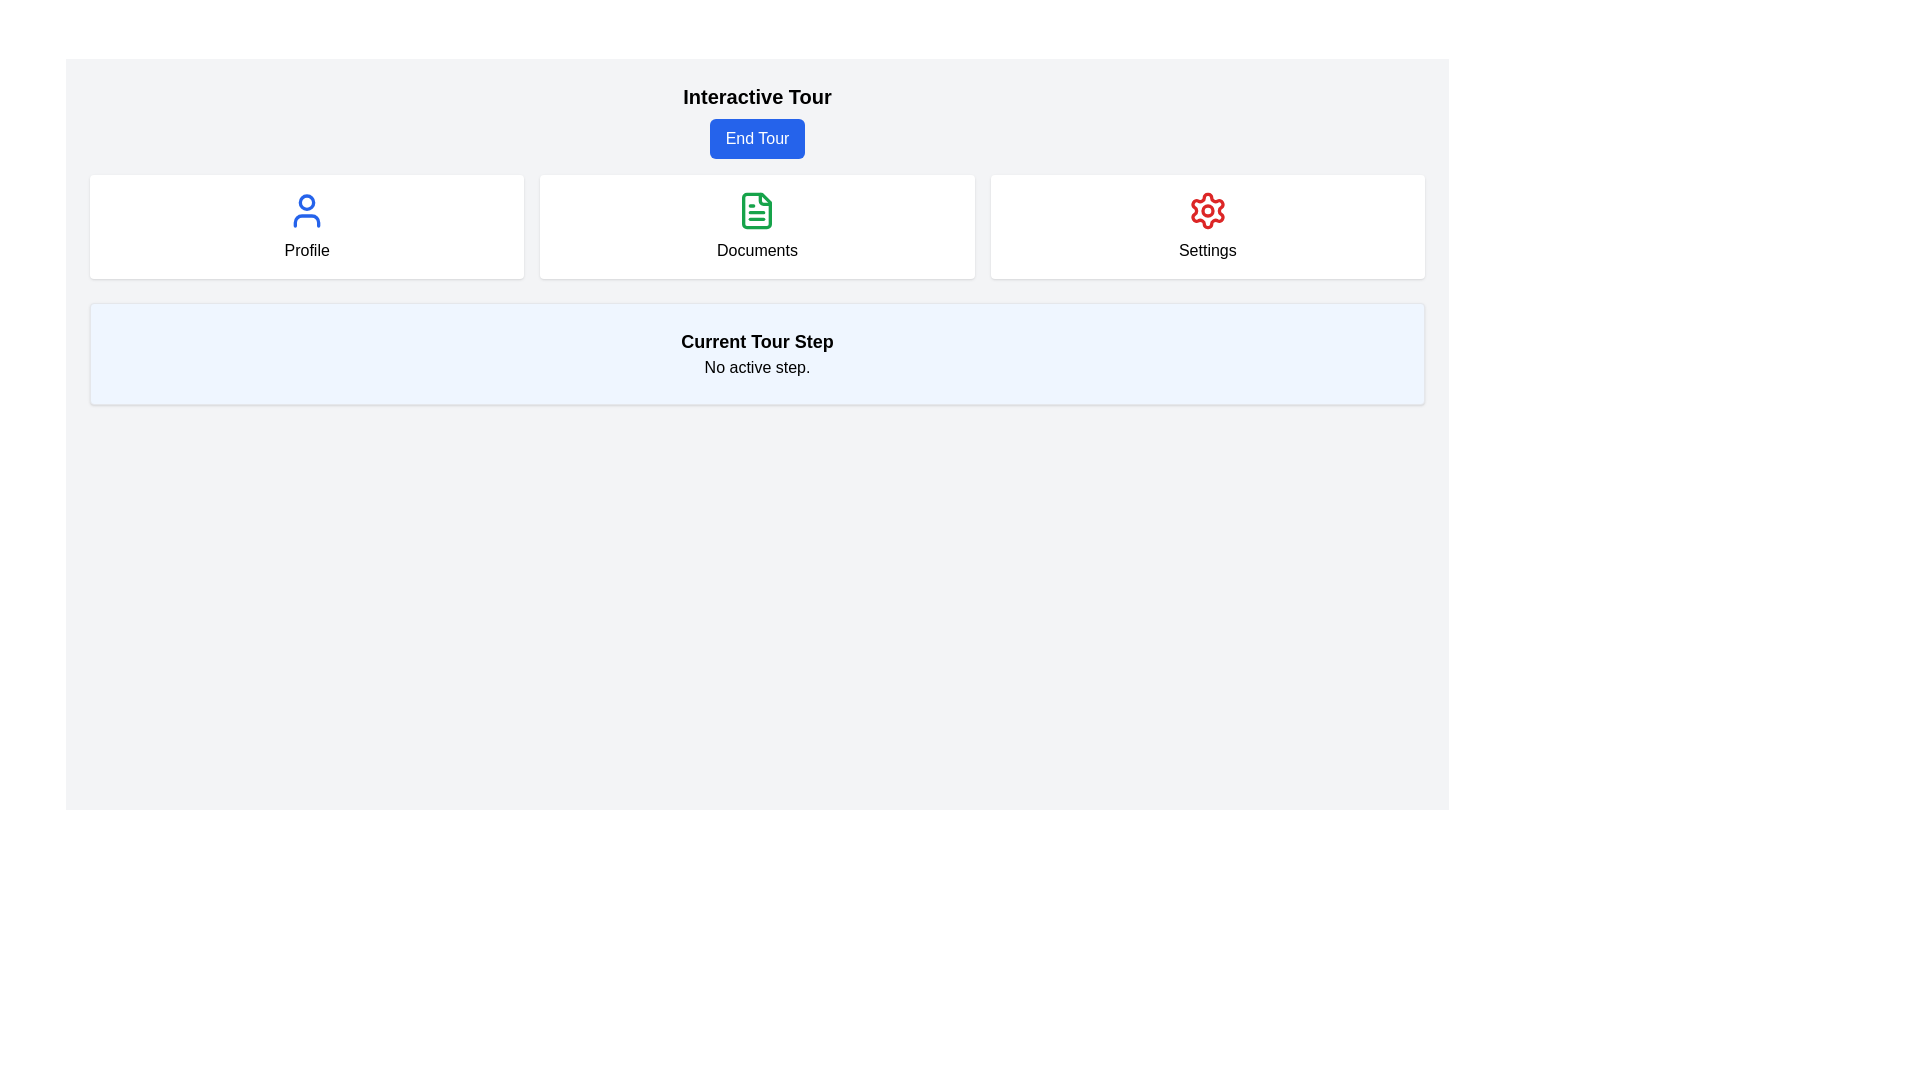 The height and width of the screenshot is (1080, 1920). What do you see at coordinates (756, 211) in the screenshot?
I see `the green document icon with a rounded corner located between the 'Profile' and 'Settings' icons` at bounding box center [756, 211].